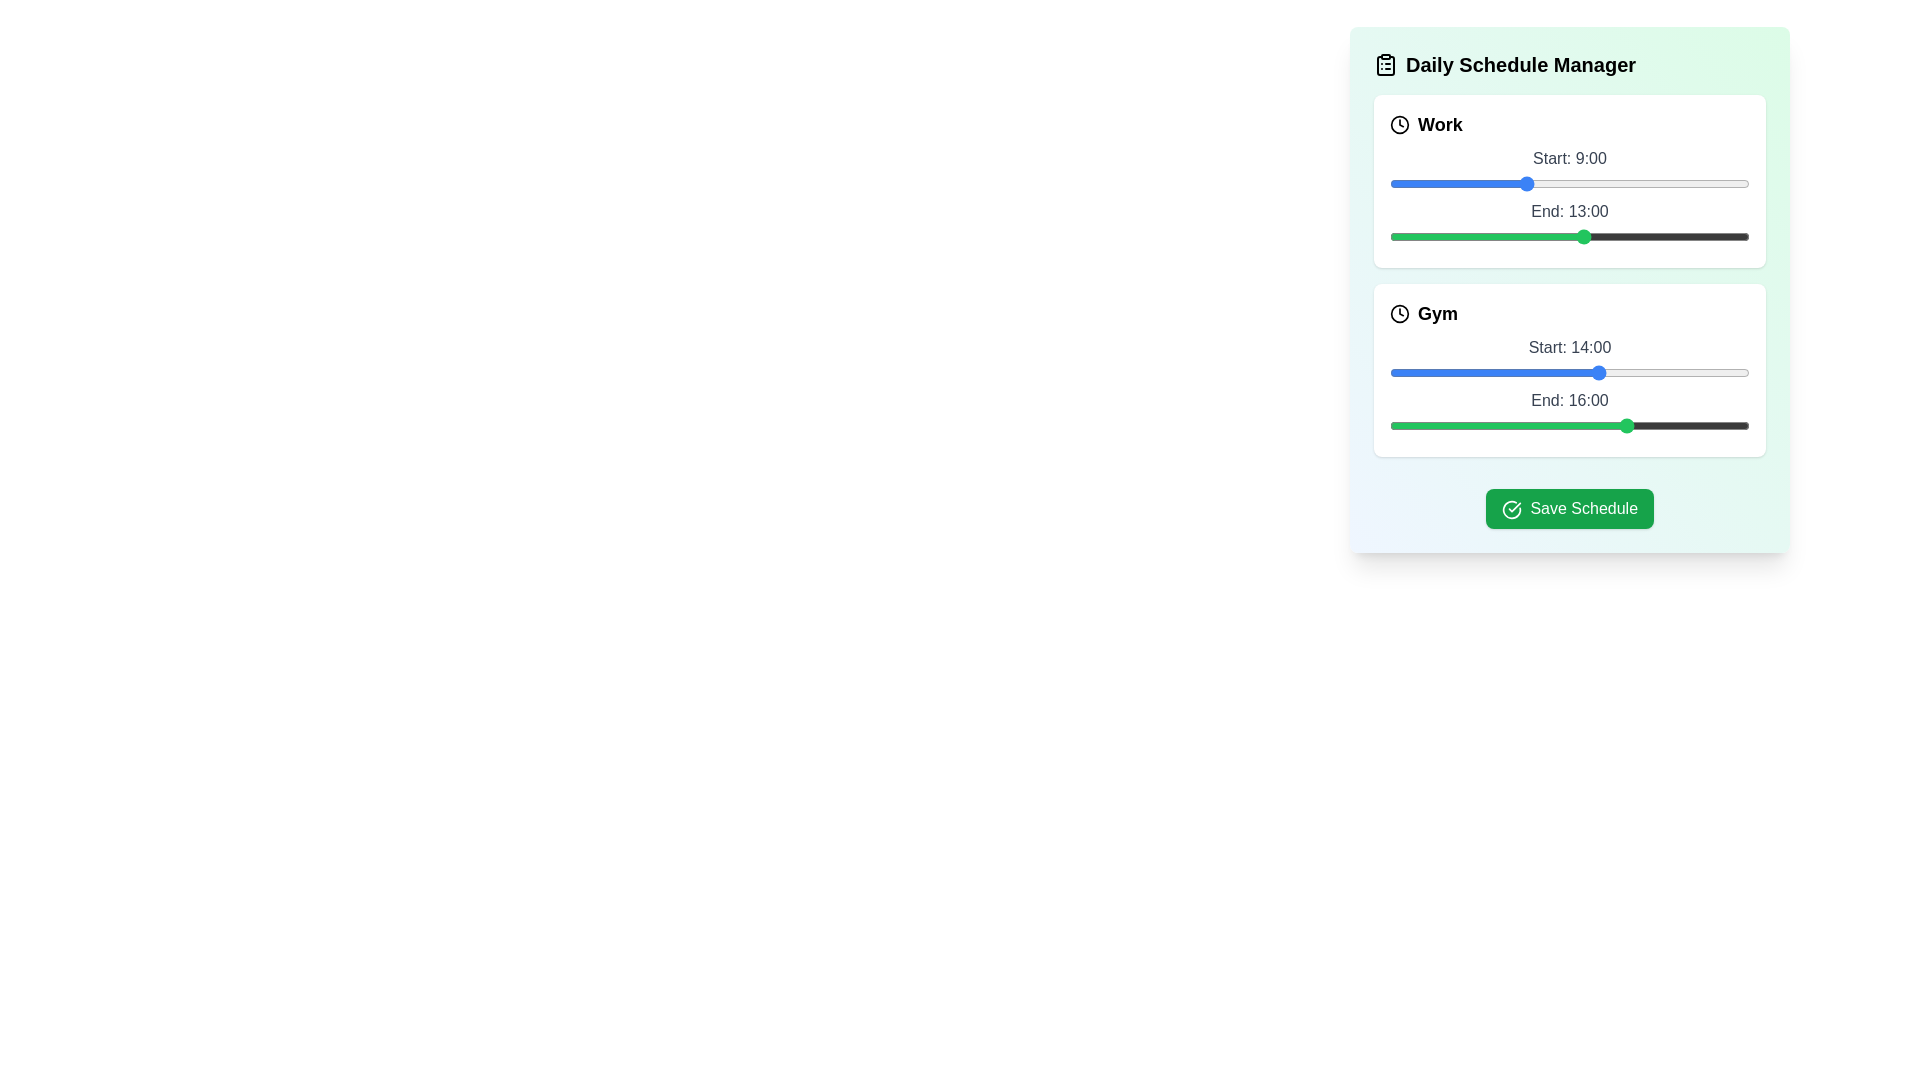  What do you see at coordinates (1675, 235) in the screenshot?
I see `the end time of the task to 19 hours using the slider` at bounding box center [1675, 235].